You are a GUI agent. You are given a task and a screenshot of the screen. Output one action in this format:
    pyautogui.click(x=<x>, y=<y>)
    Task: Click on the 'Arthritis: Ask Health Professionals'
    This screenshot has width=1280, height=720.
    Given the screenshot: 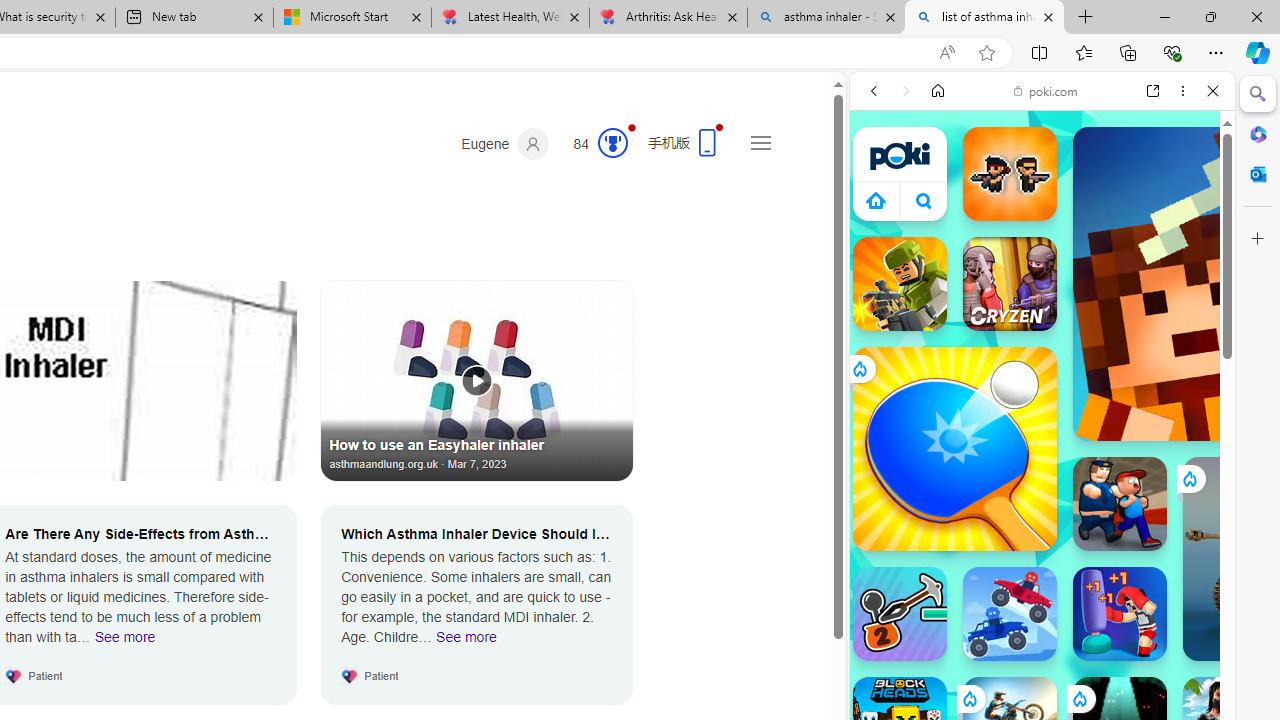 What is the action you would take?
    pyautogui.click(x=668, y=17)
    